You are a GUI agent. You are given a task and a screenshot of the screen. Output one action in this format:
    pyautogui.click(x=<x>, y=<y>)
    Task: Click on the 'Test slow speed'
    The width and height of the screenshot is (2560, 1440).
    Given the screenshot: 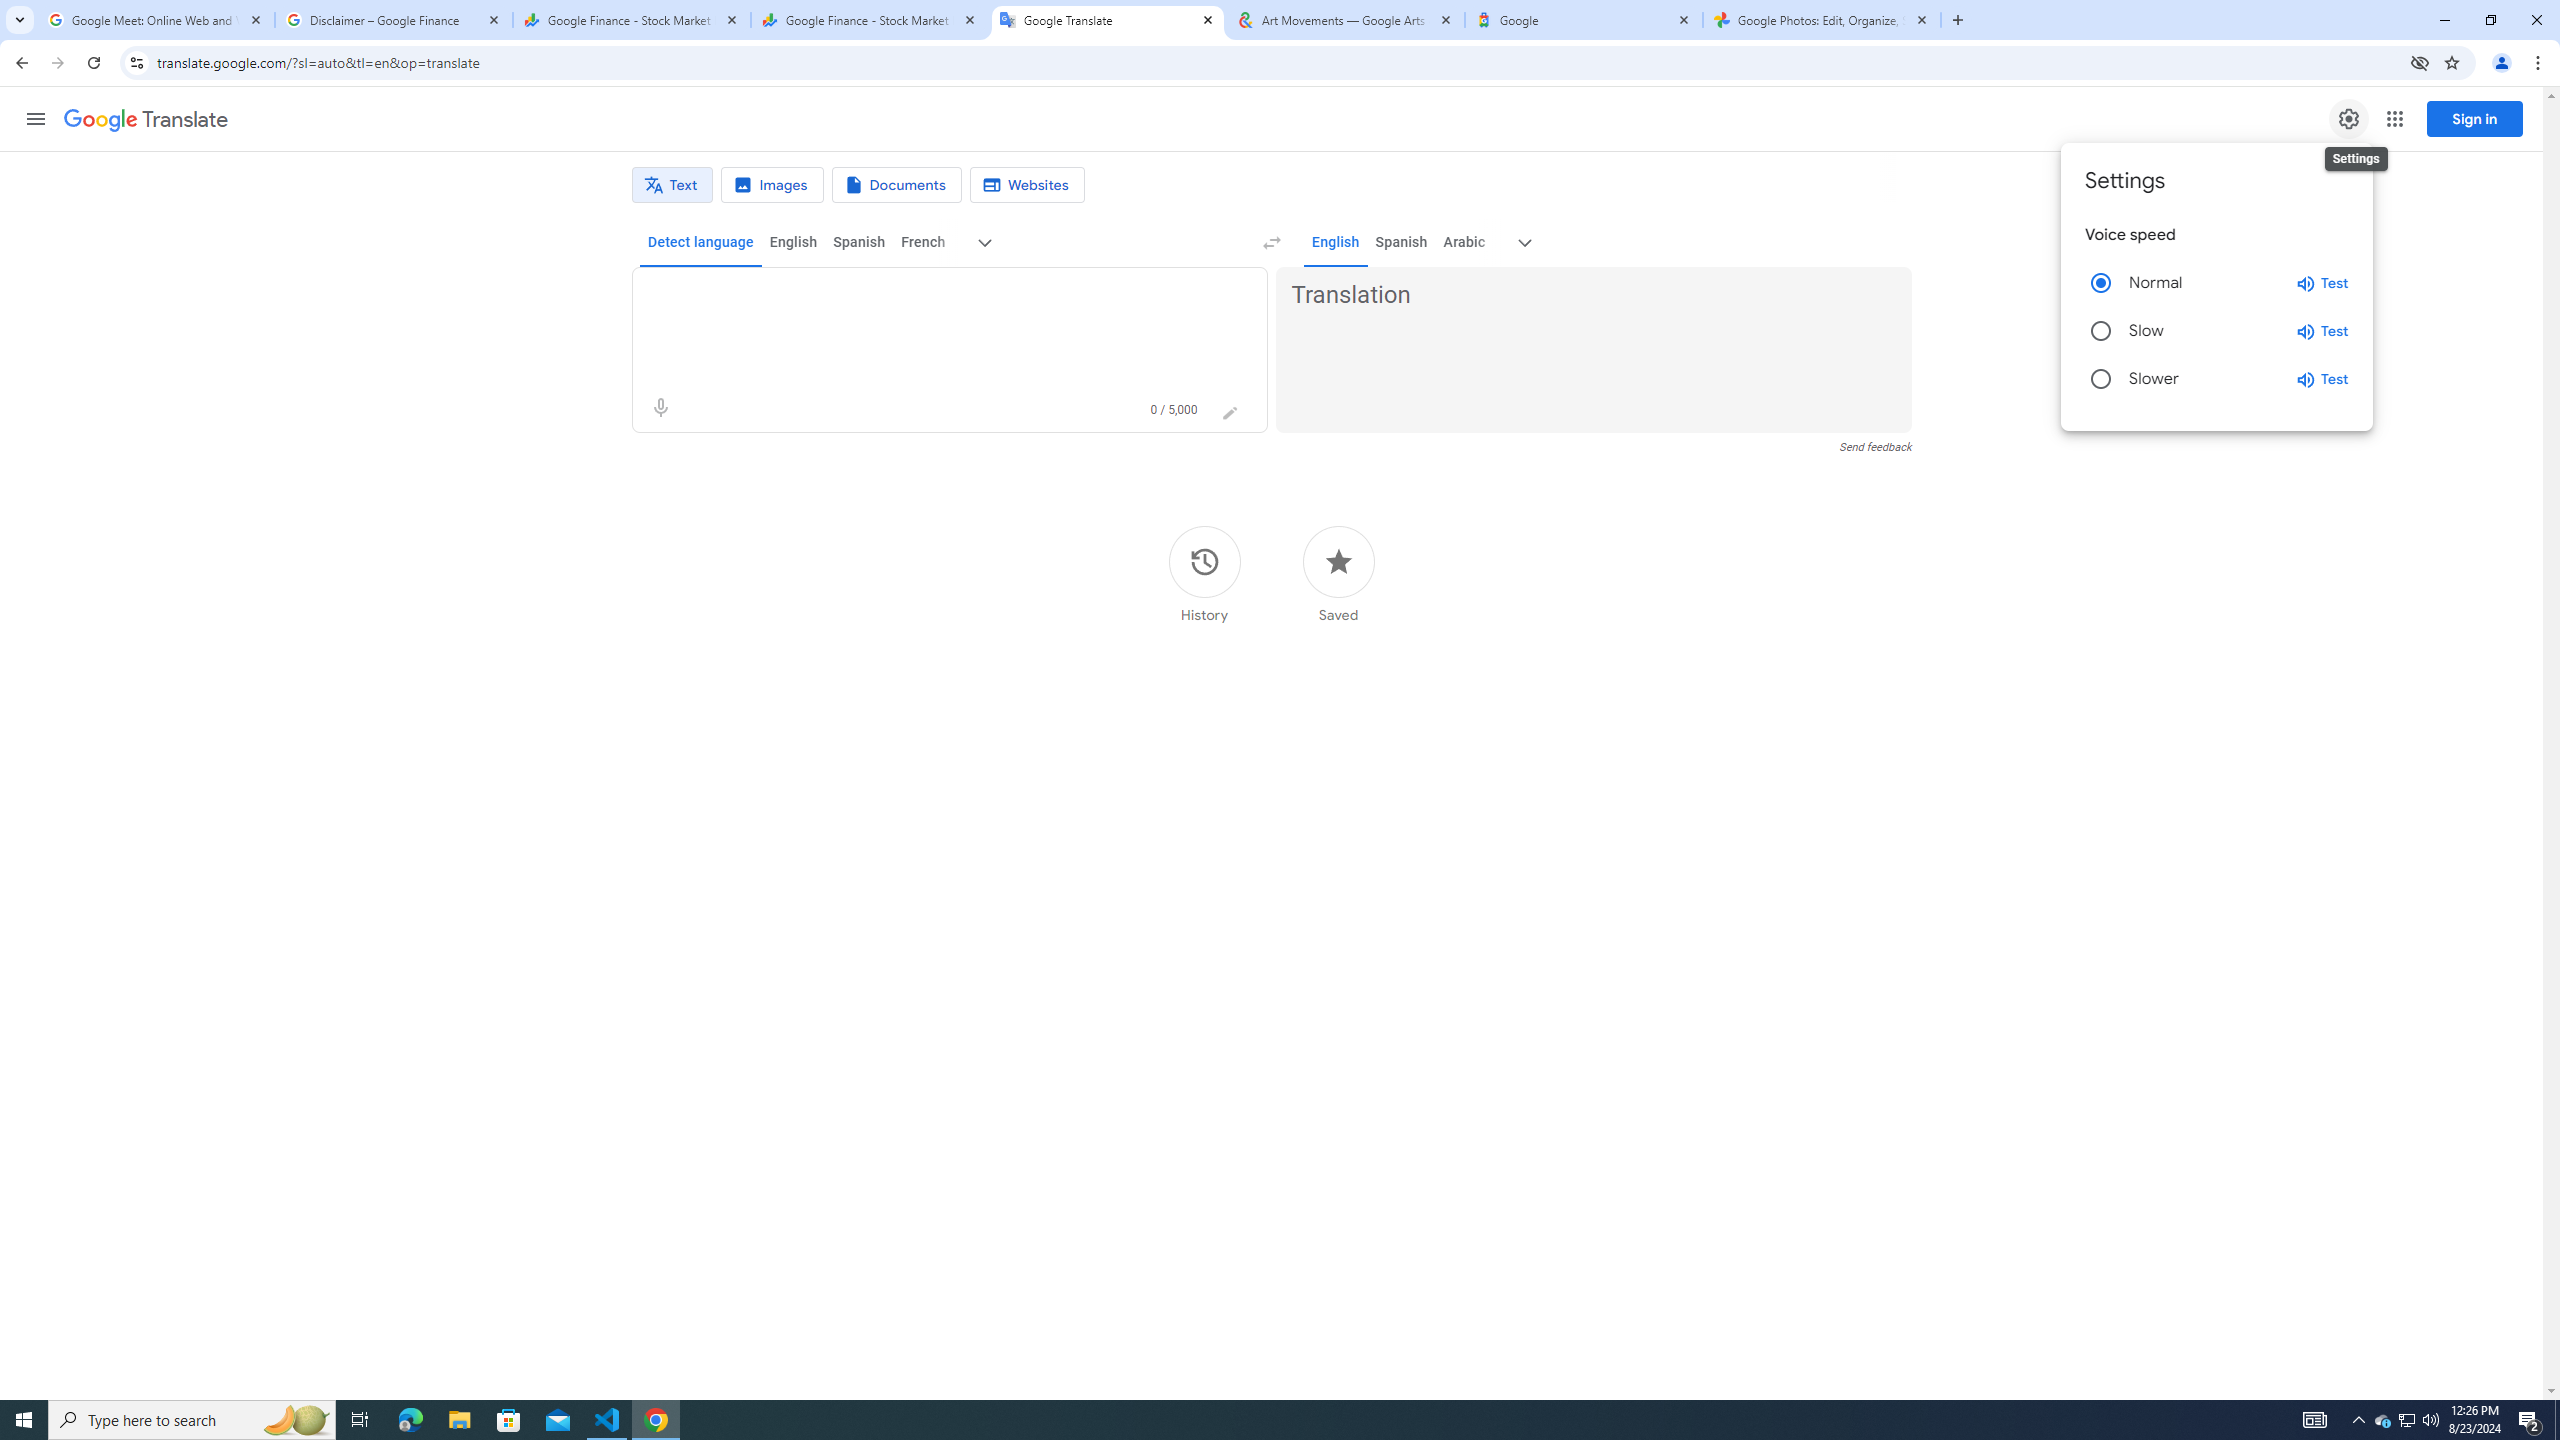 What is the action you would take?
    pyautogui.click(x=2320, y=329)
    